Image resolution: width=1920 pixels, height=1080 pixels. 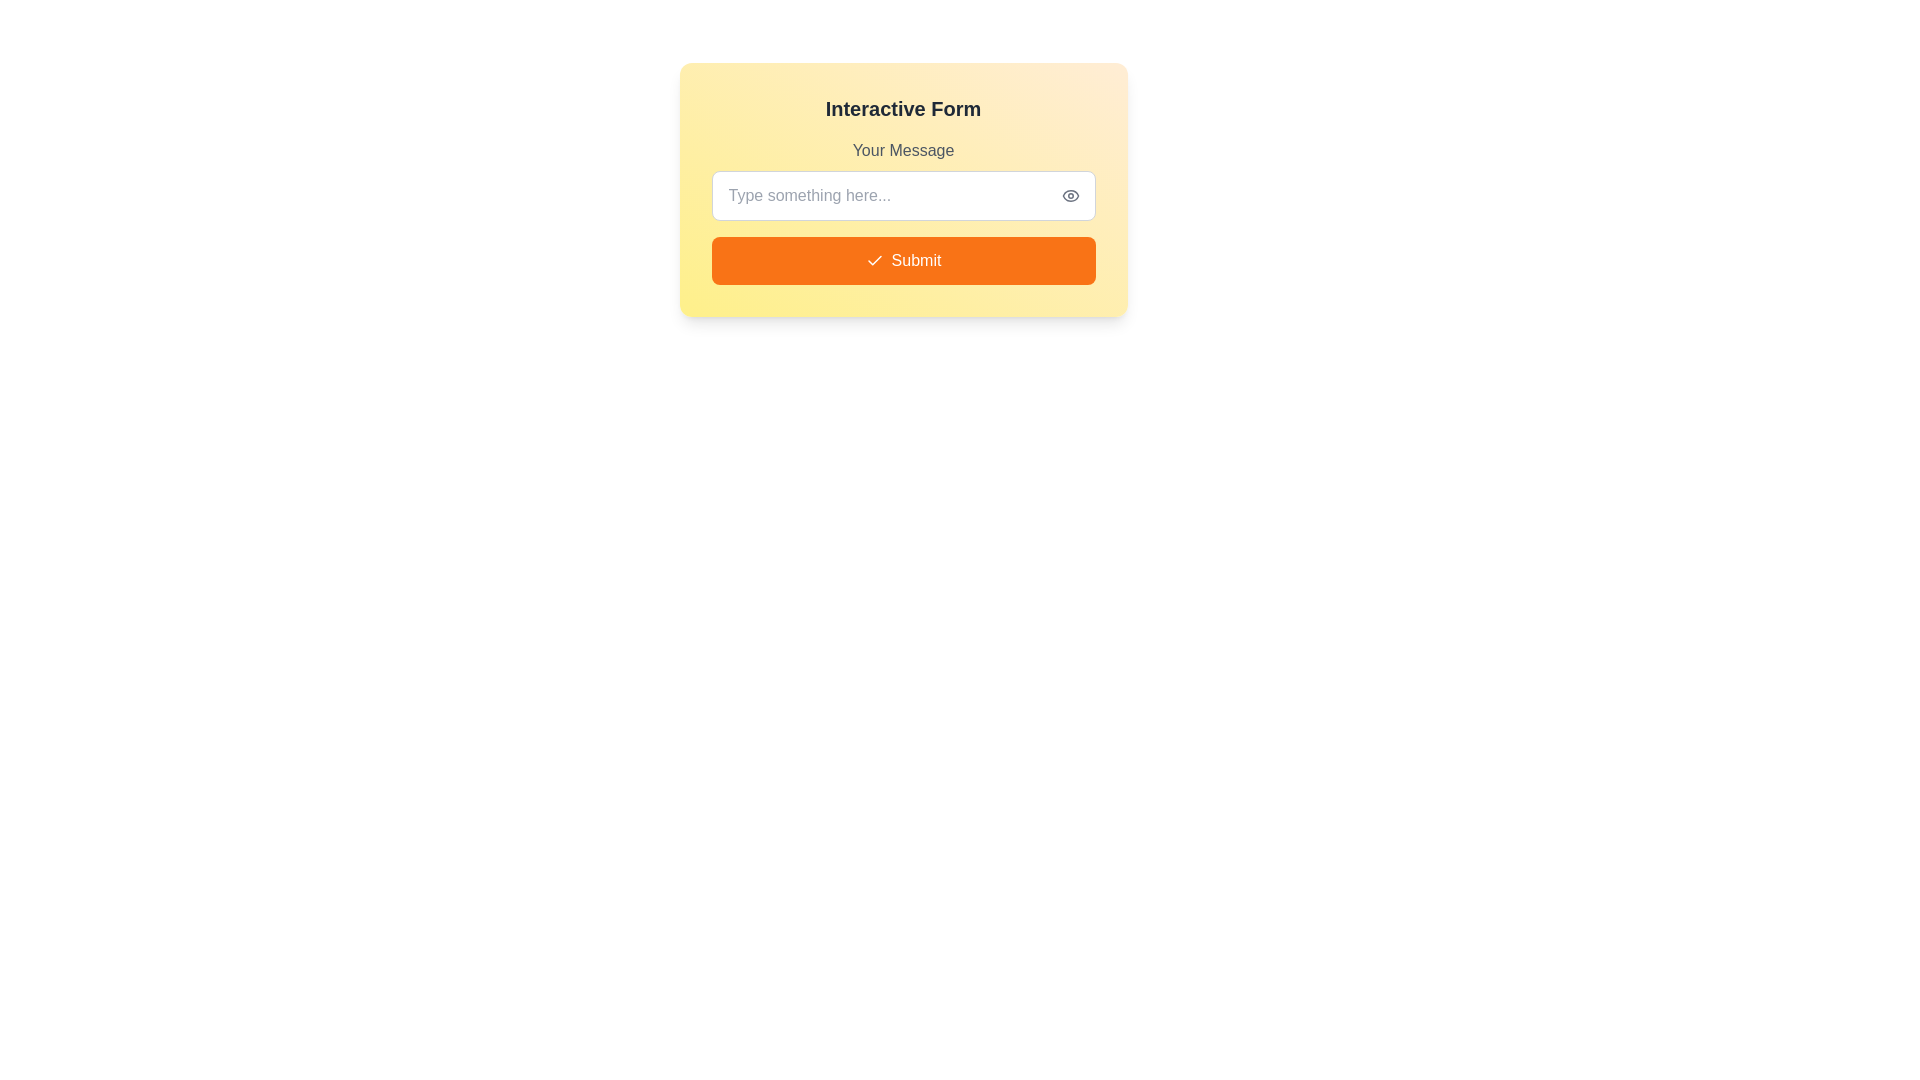 What do you see at coordinates (1069, 196) in the screenshot?
I see `the small, clickable gray eye icon located at the far-right end of the text input box to possibly see a tooltip` at bounding box center [1069, 196].